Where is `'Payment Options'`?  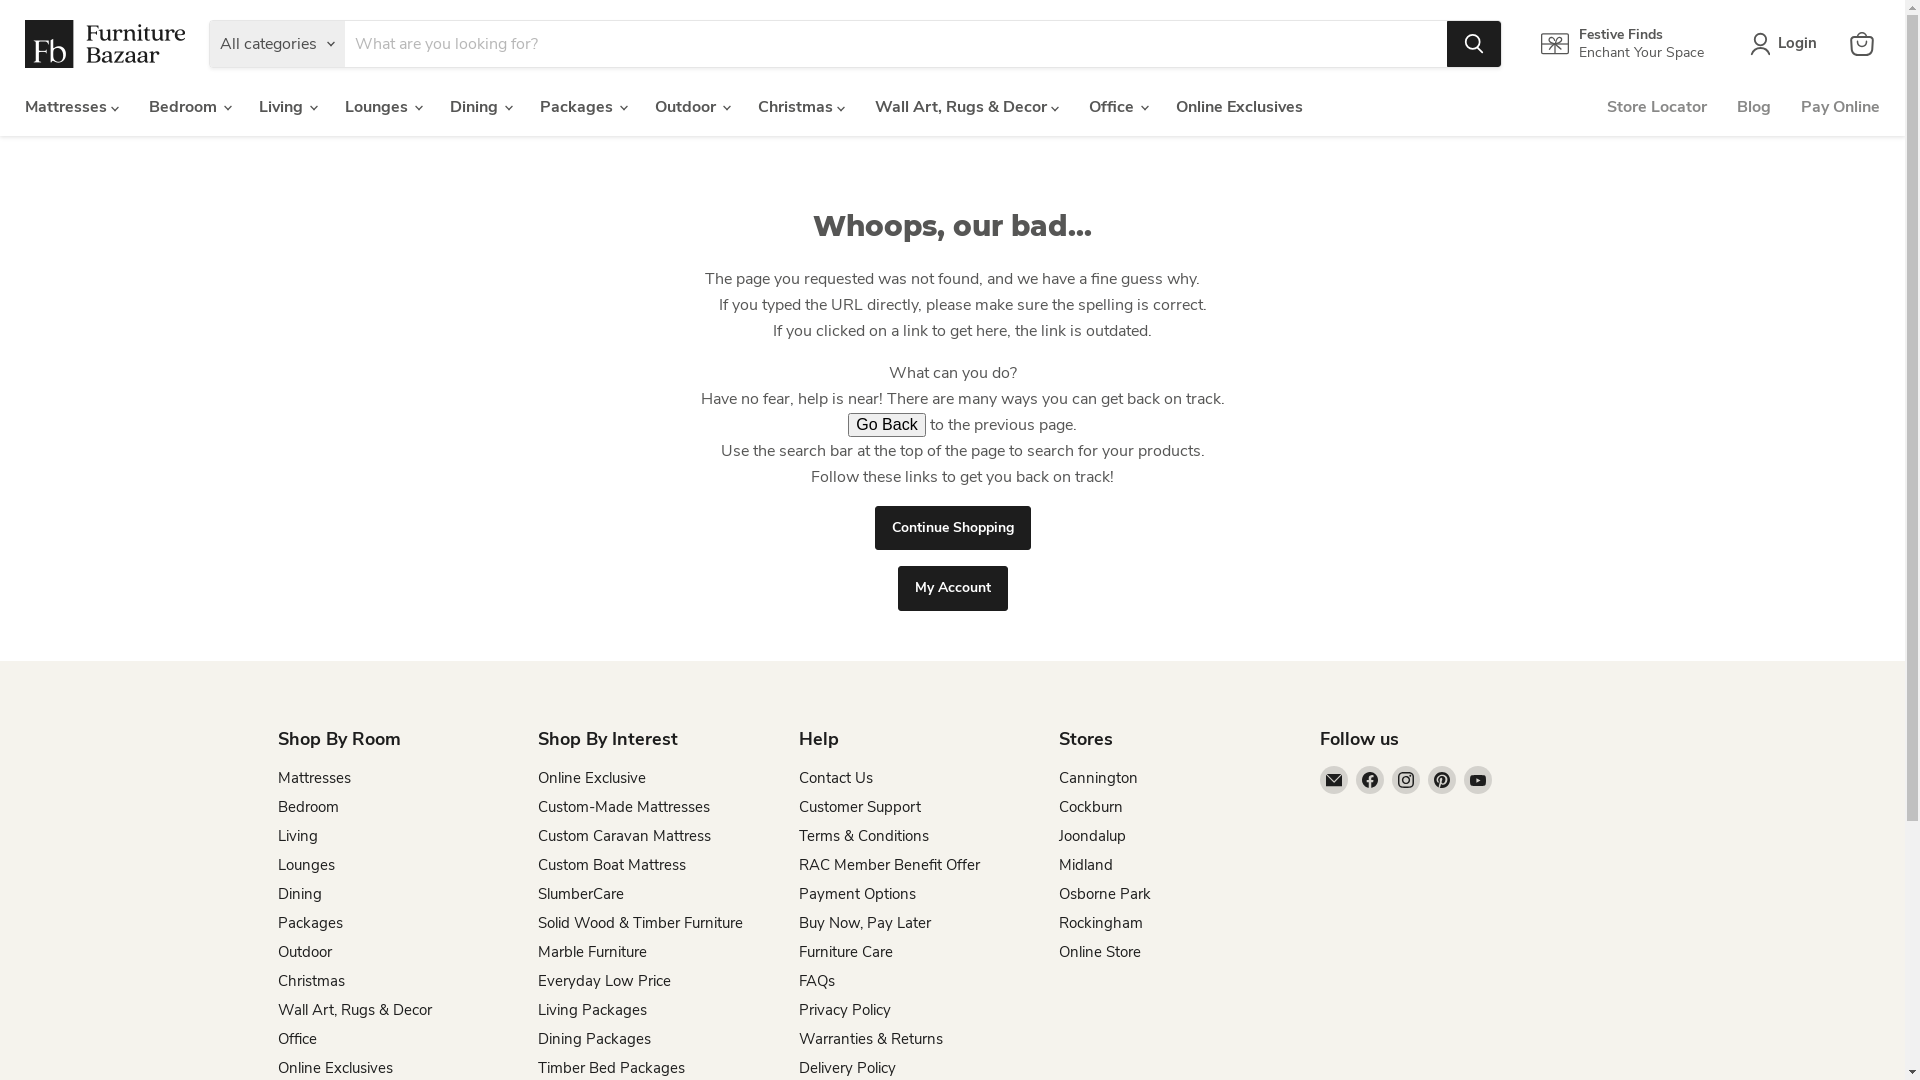
'Payment Options' is located at coordinates (856, 893).